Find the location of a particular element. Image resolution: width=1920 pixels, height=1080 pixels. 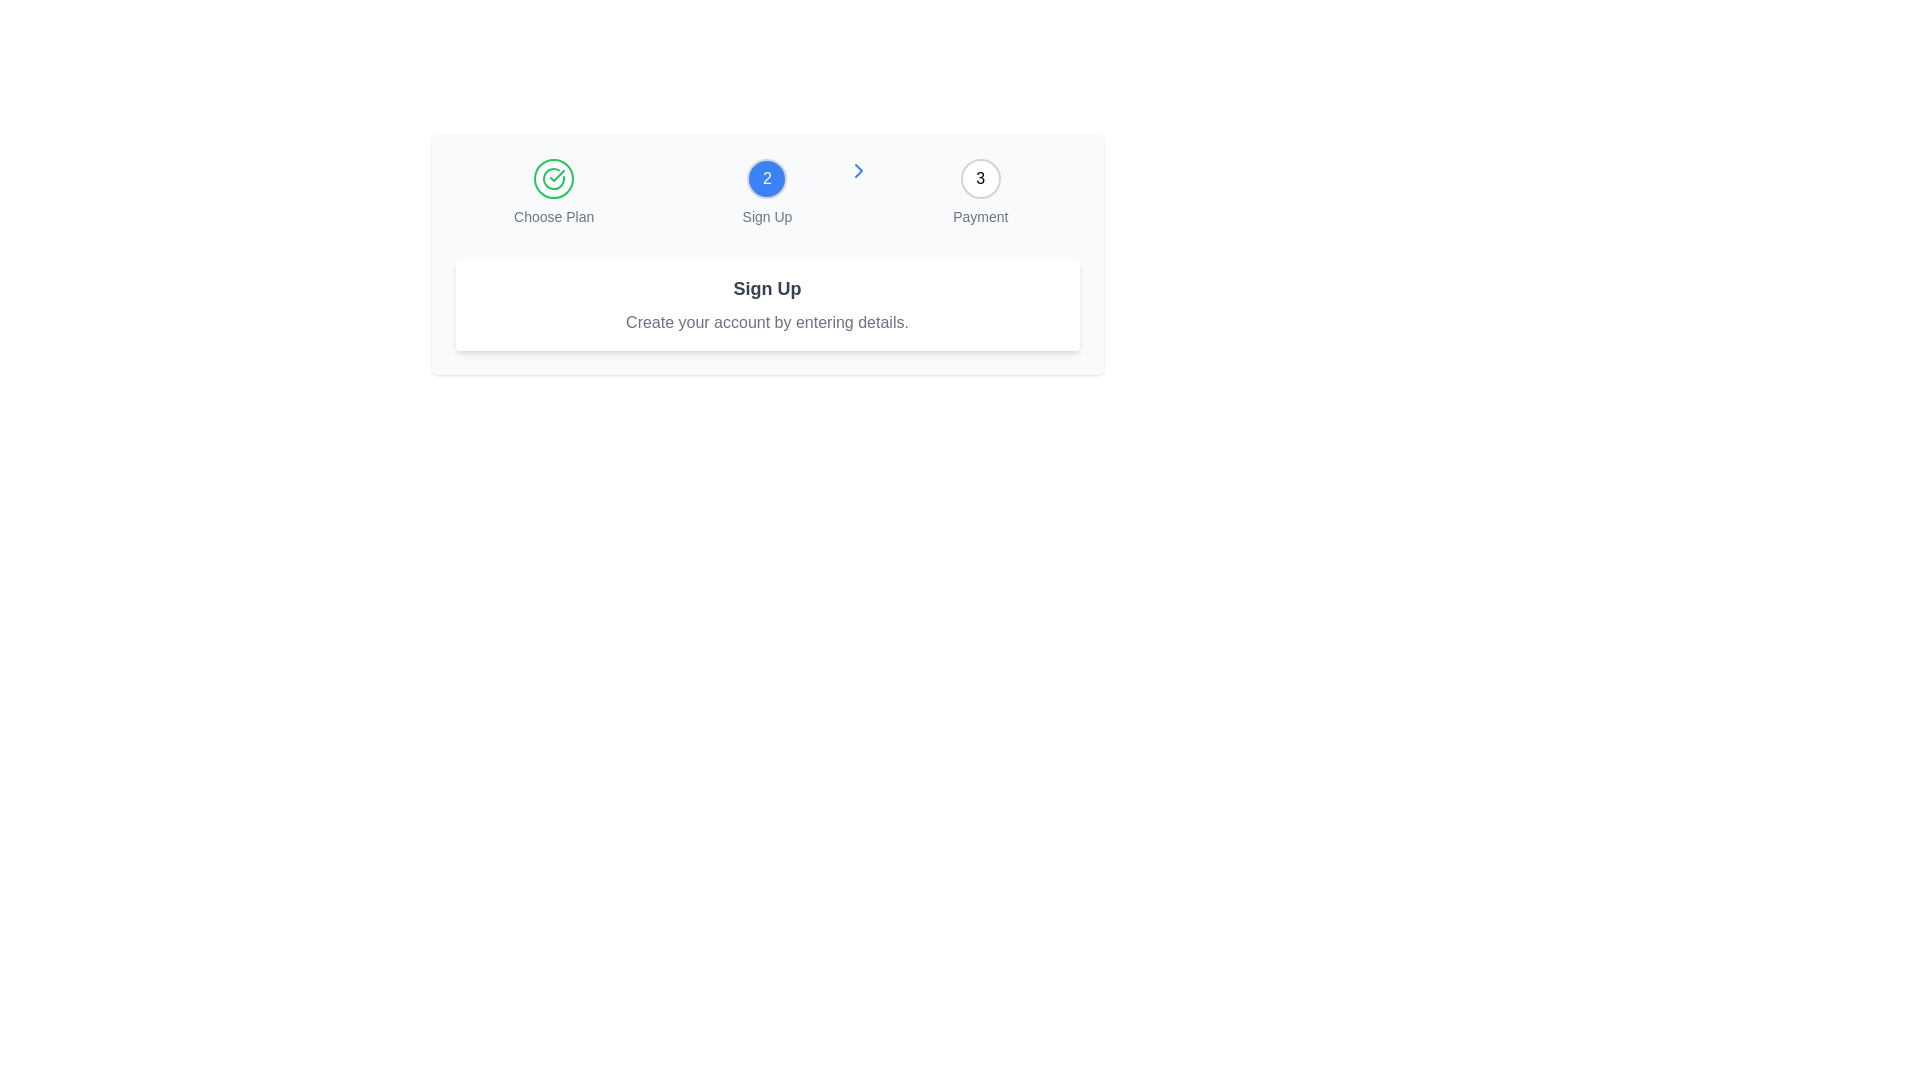

static text element displaying 'Sign Up' in bold and dark gray color, centered above the 'Create your account by entering details.' text is located at coordinates (766, 289).